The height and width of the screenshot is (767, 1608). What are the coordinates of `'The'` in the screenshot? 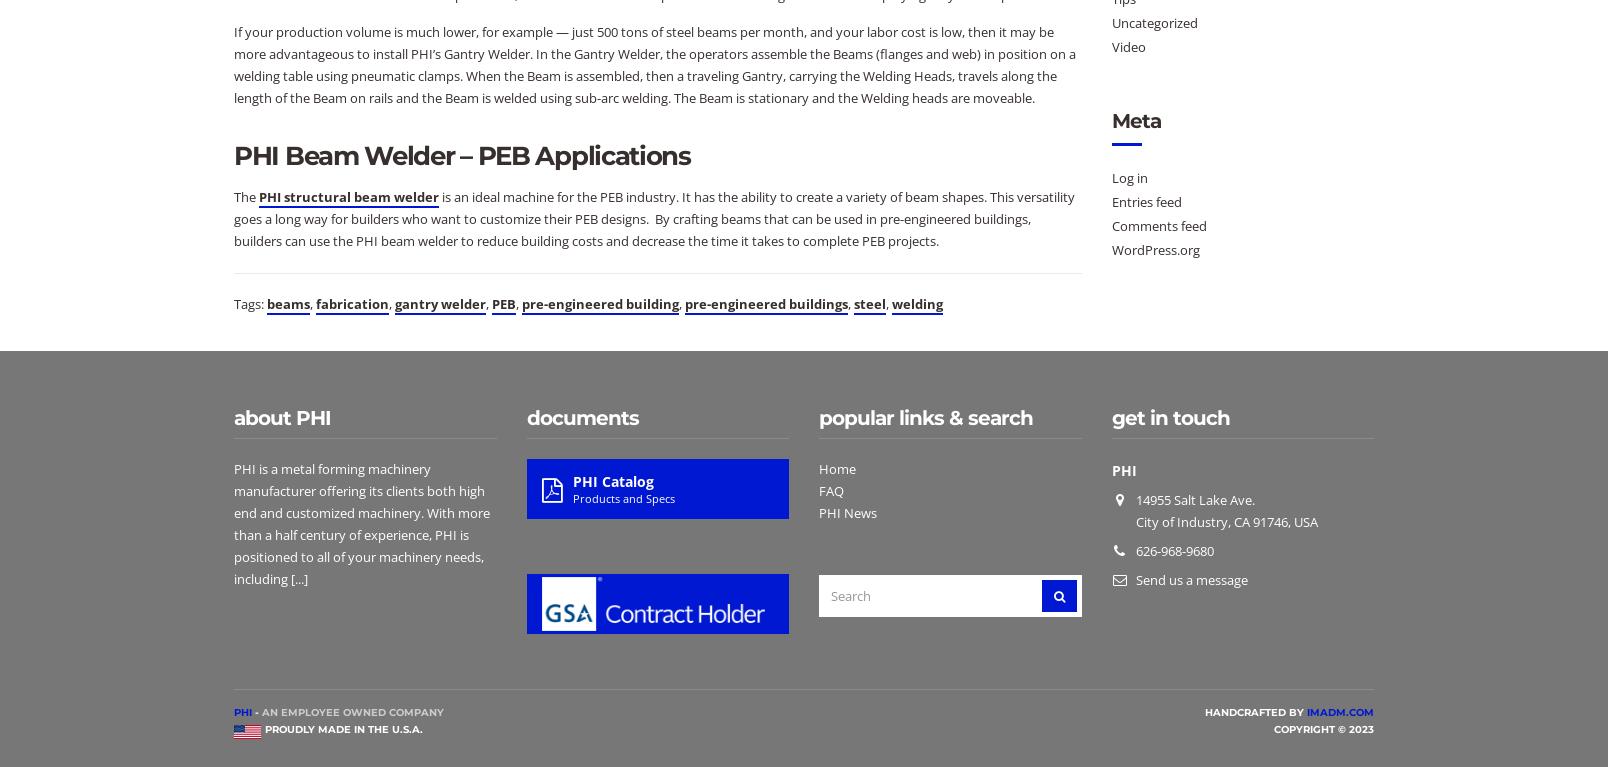 It's located at (246, 196).